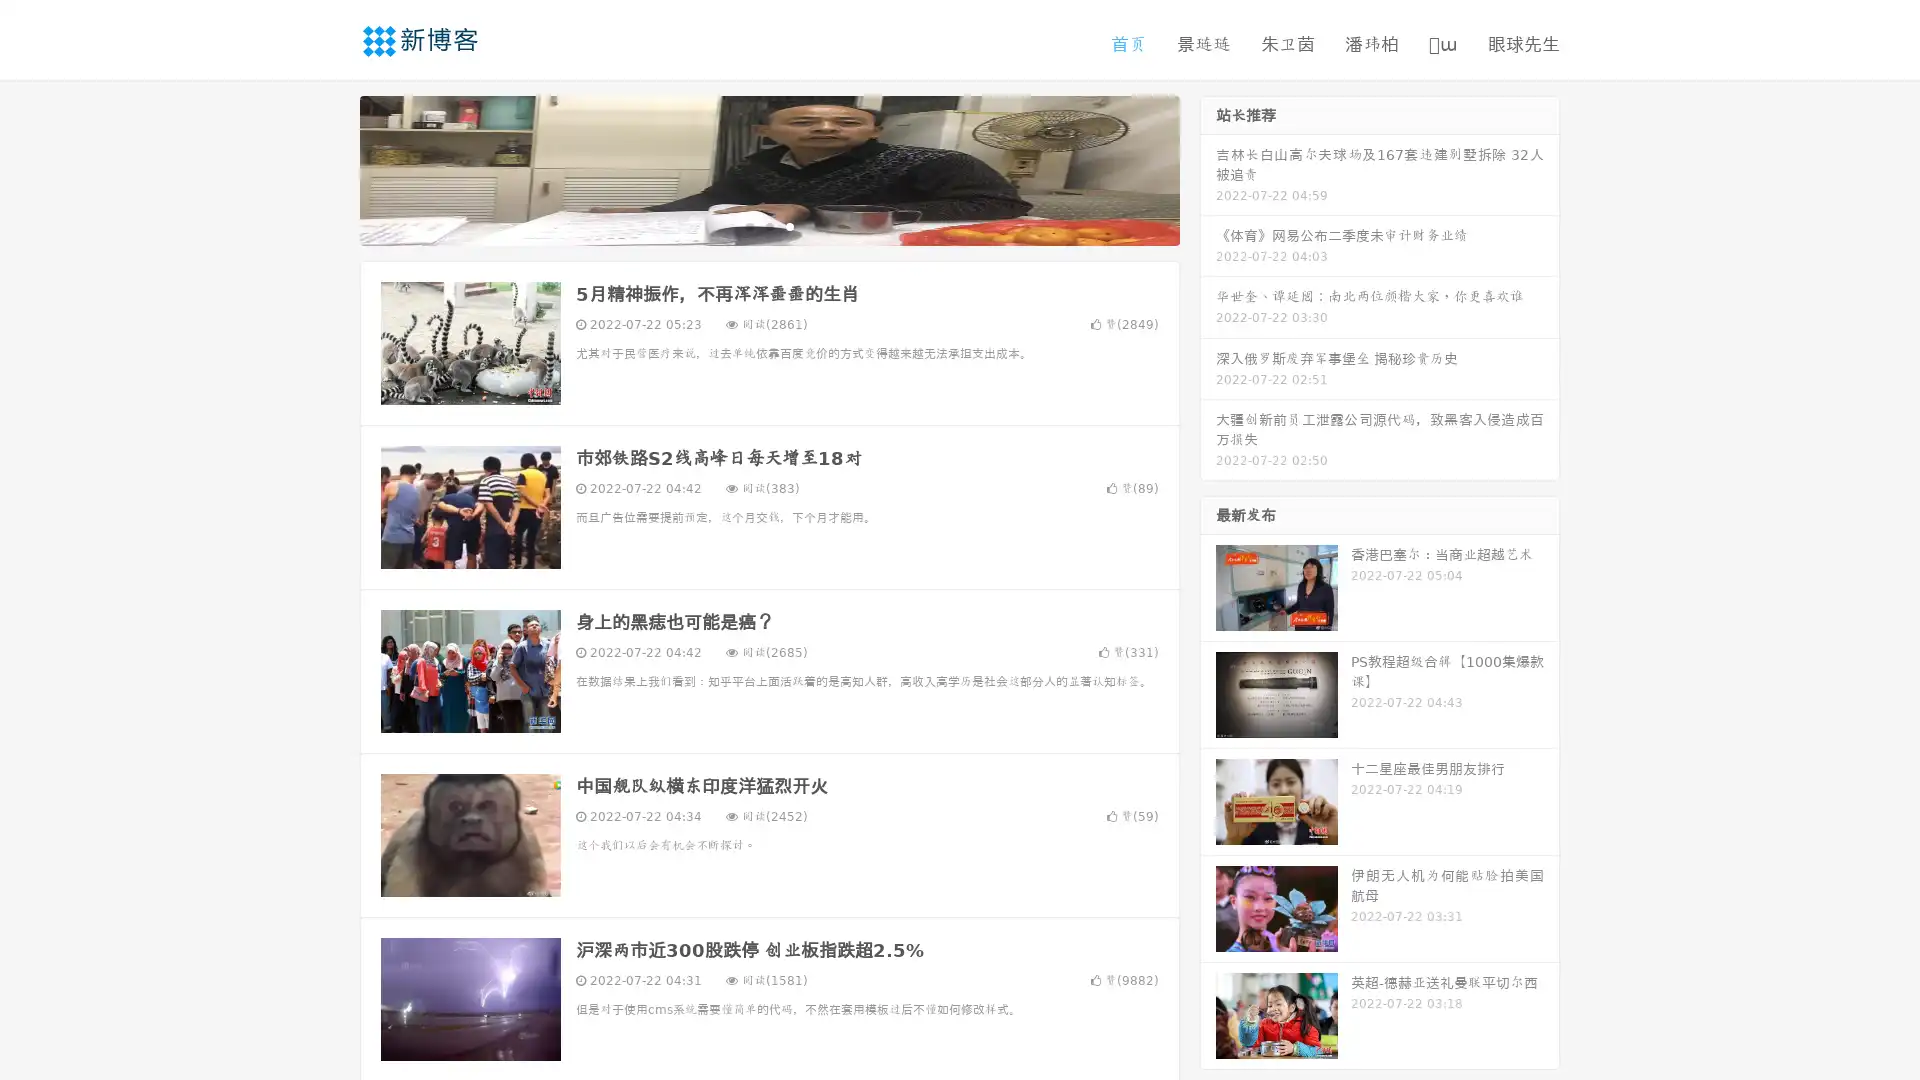 The width and height of the screenshot is (1920, 1080). I want to click on Go to slide 2, so click(768, 225).